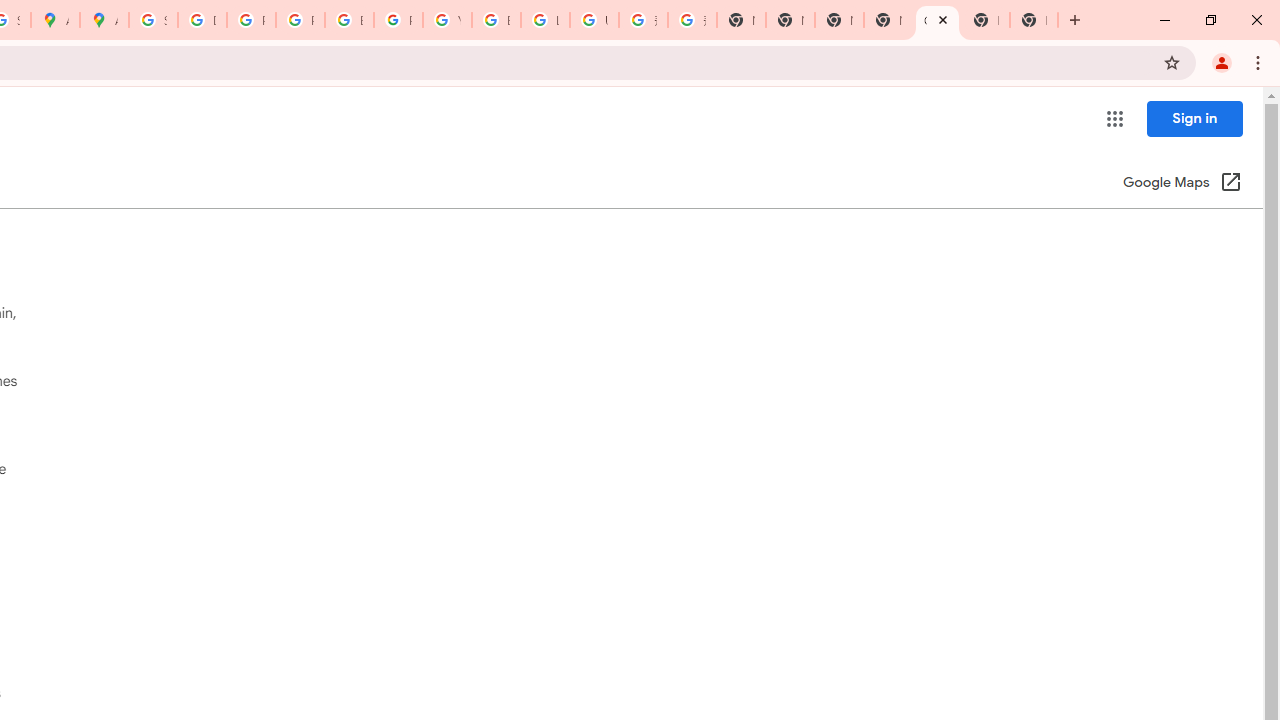  Describe the element at coordinates (936, 20) in the screenshot. I see `'Crisis-related alerts in Google Maps - Google Maps Help'` at that location.